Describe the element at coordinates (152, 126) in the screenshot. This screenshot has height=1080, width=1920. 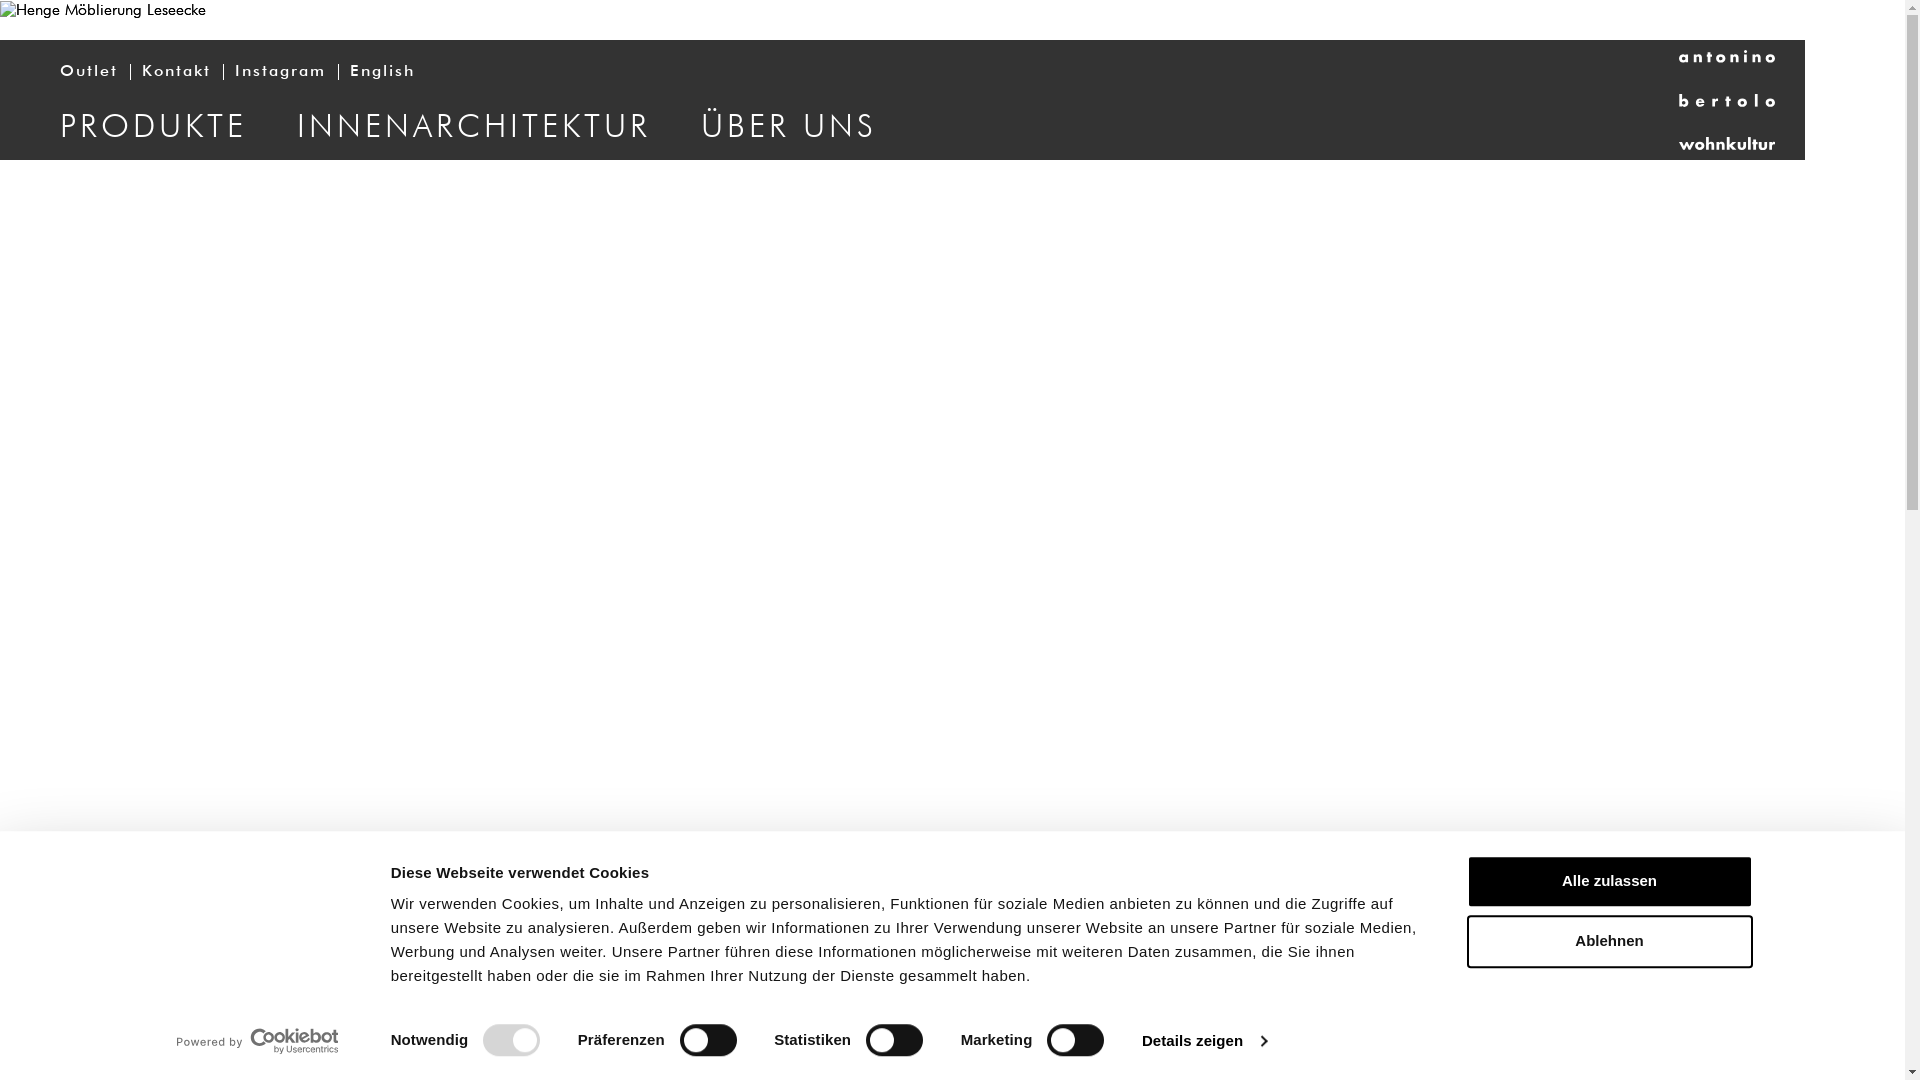
I see `'PRODUKTE'` at that location.